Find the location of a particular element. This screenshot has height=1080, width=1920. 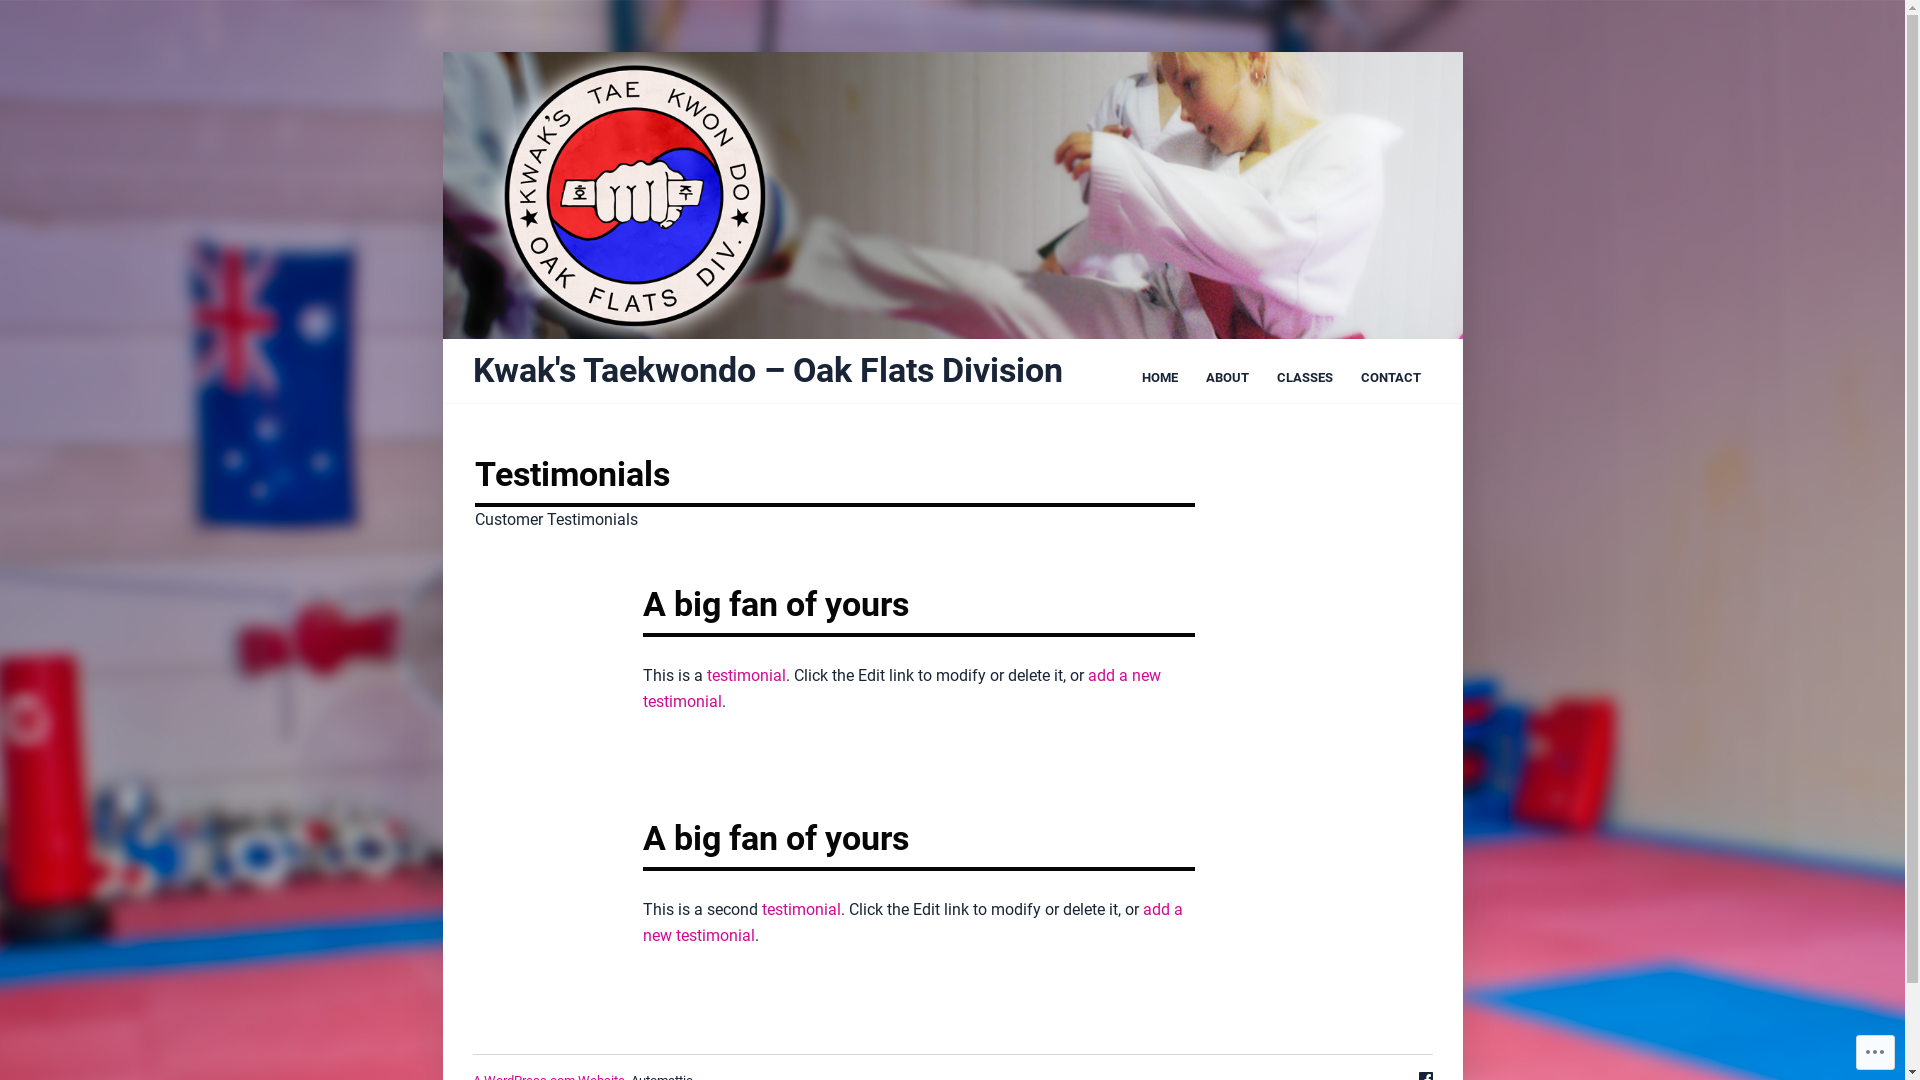

'HOME' is located at coordinates (1142, 377).